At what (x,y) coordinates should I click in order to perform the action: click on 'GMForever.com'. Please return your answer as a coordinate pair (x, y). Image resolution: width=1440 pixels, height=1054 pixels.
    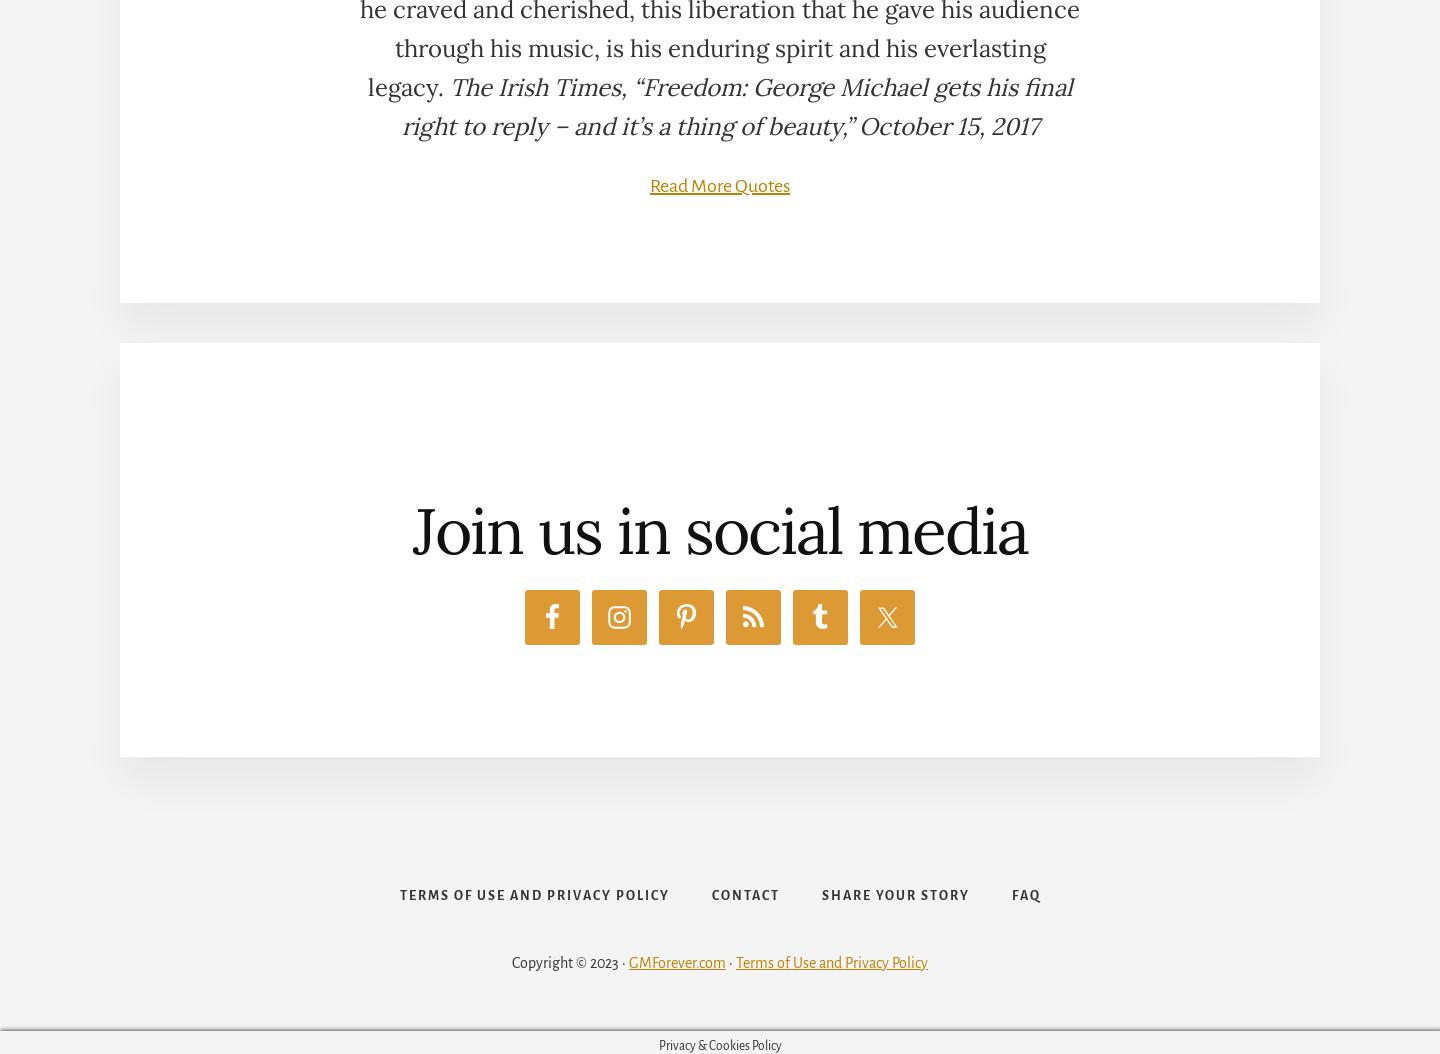
    Looking at the image, I should click on (677, 961).